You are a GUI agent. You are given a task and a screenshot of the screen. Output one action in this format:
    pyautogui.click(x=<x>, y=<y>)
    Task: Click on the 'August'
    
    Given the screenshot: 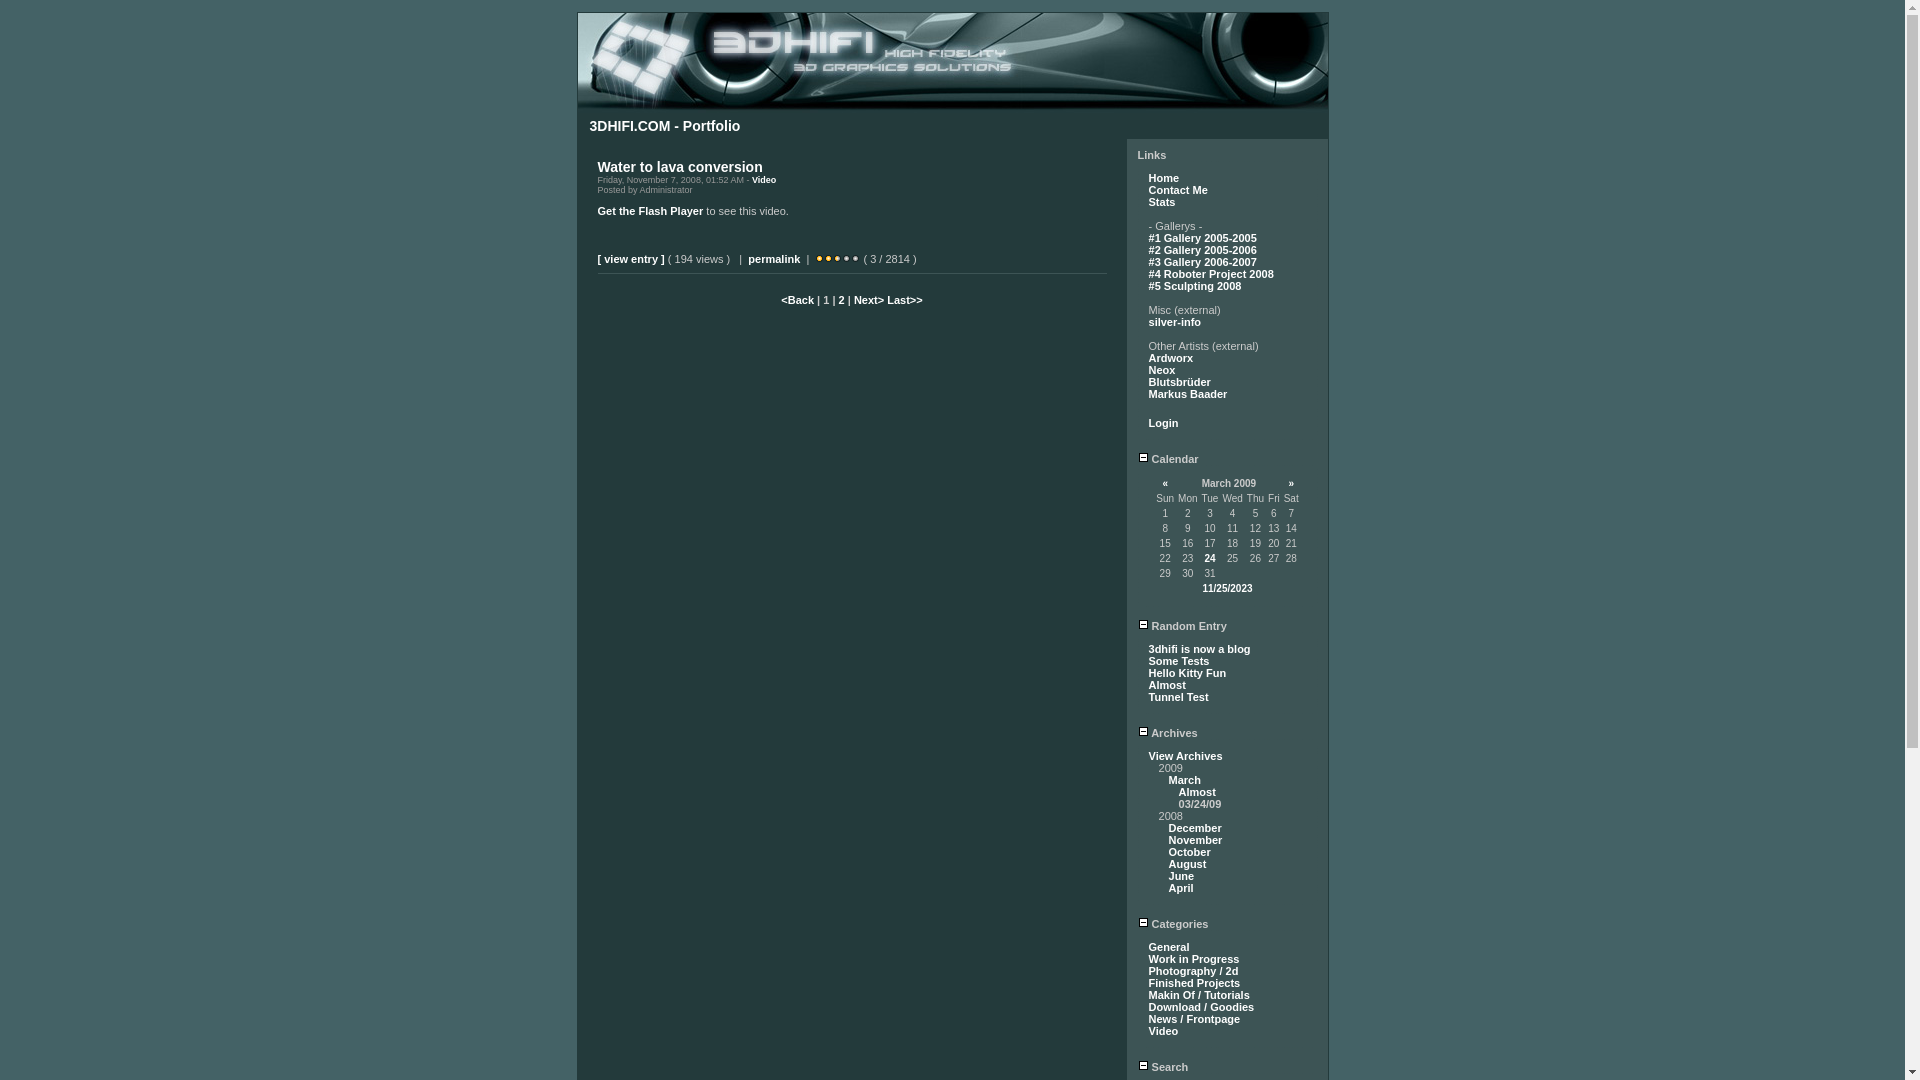 What is the action you would take?
    pyautogui.click(x=1188, y=863)
    